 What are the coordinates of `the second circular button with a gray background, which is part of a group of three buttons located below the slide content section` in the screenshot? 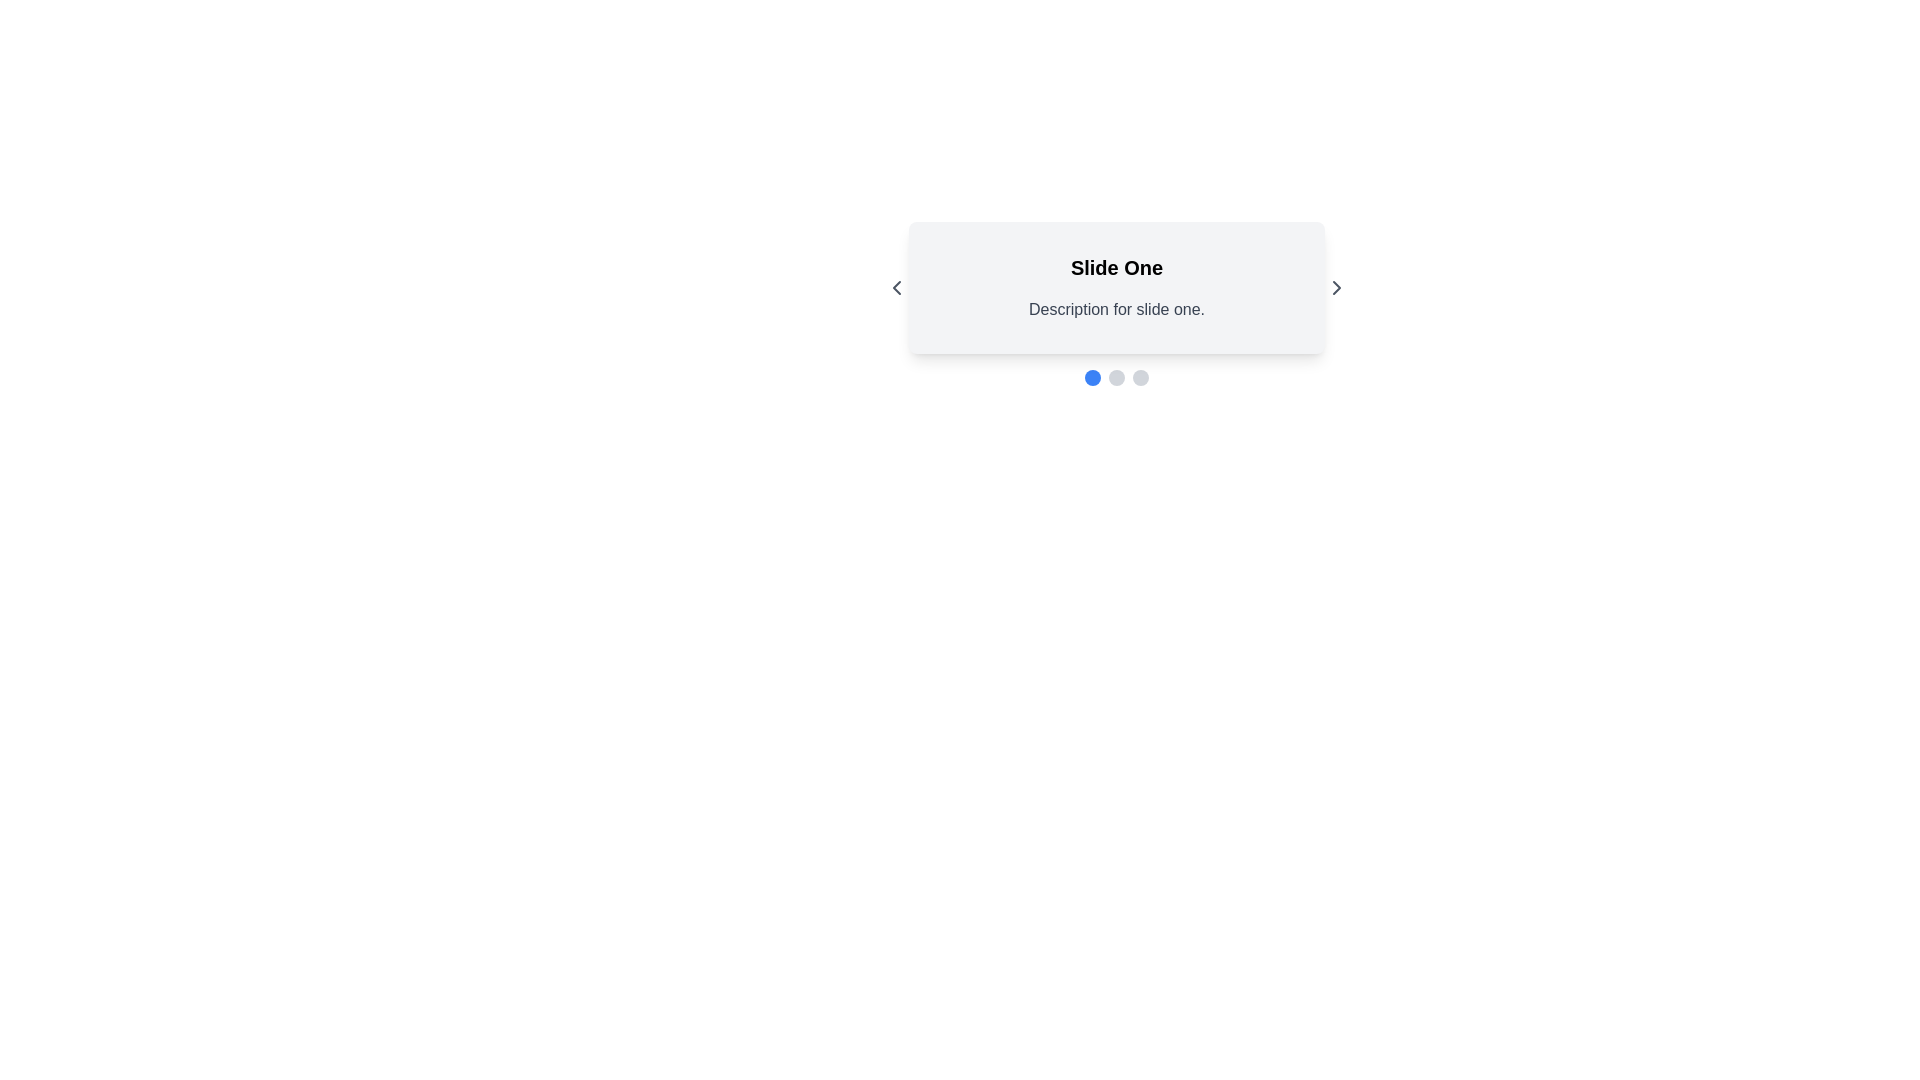 It's located at (1116, 378).